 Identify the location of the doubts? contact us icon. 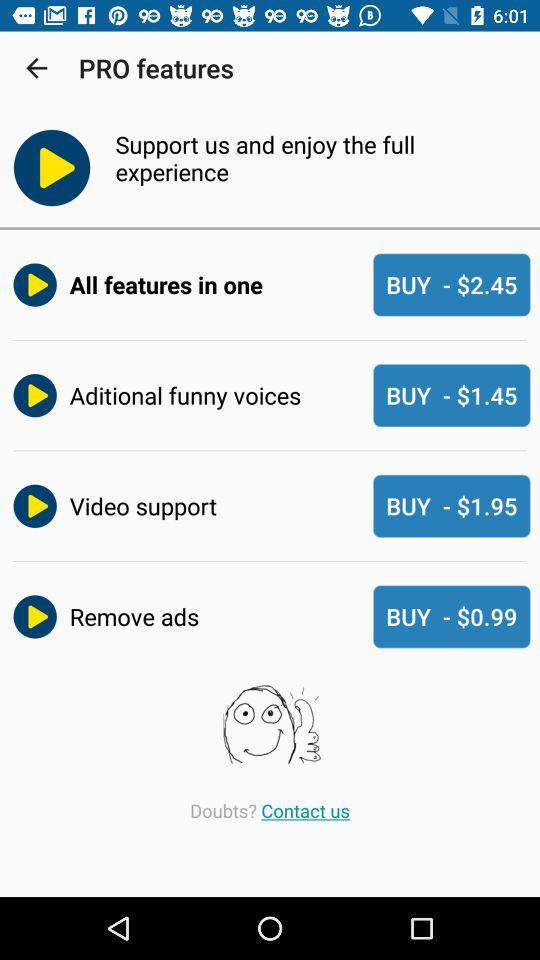
(270, 810).